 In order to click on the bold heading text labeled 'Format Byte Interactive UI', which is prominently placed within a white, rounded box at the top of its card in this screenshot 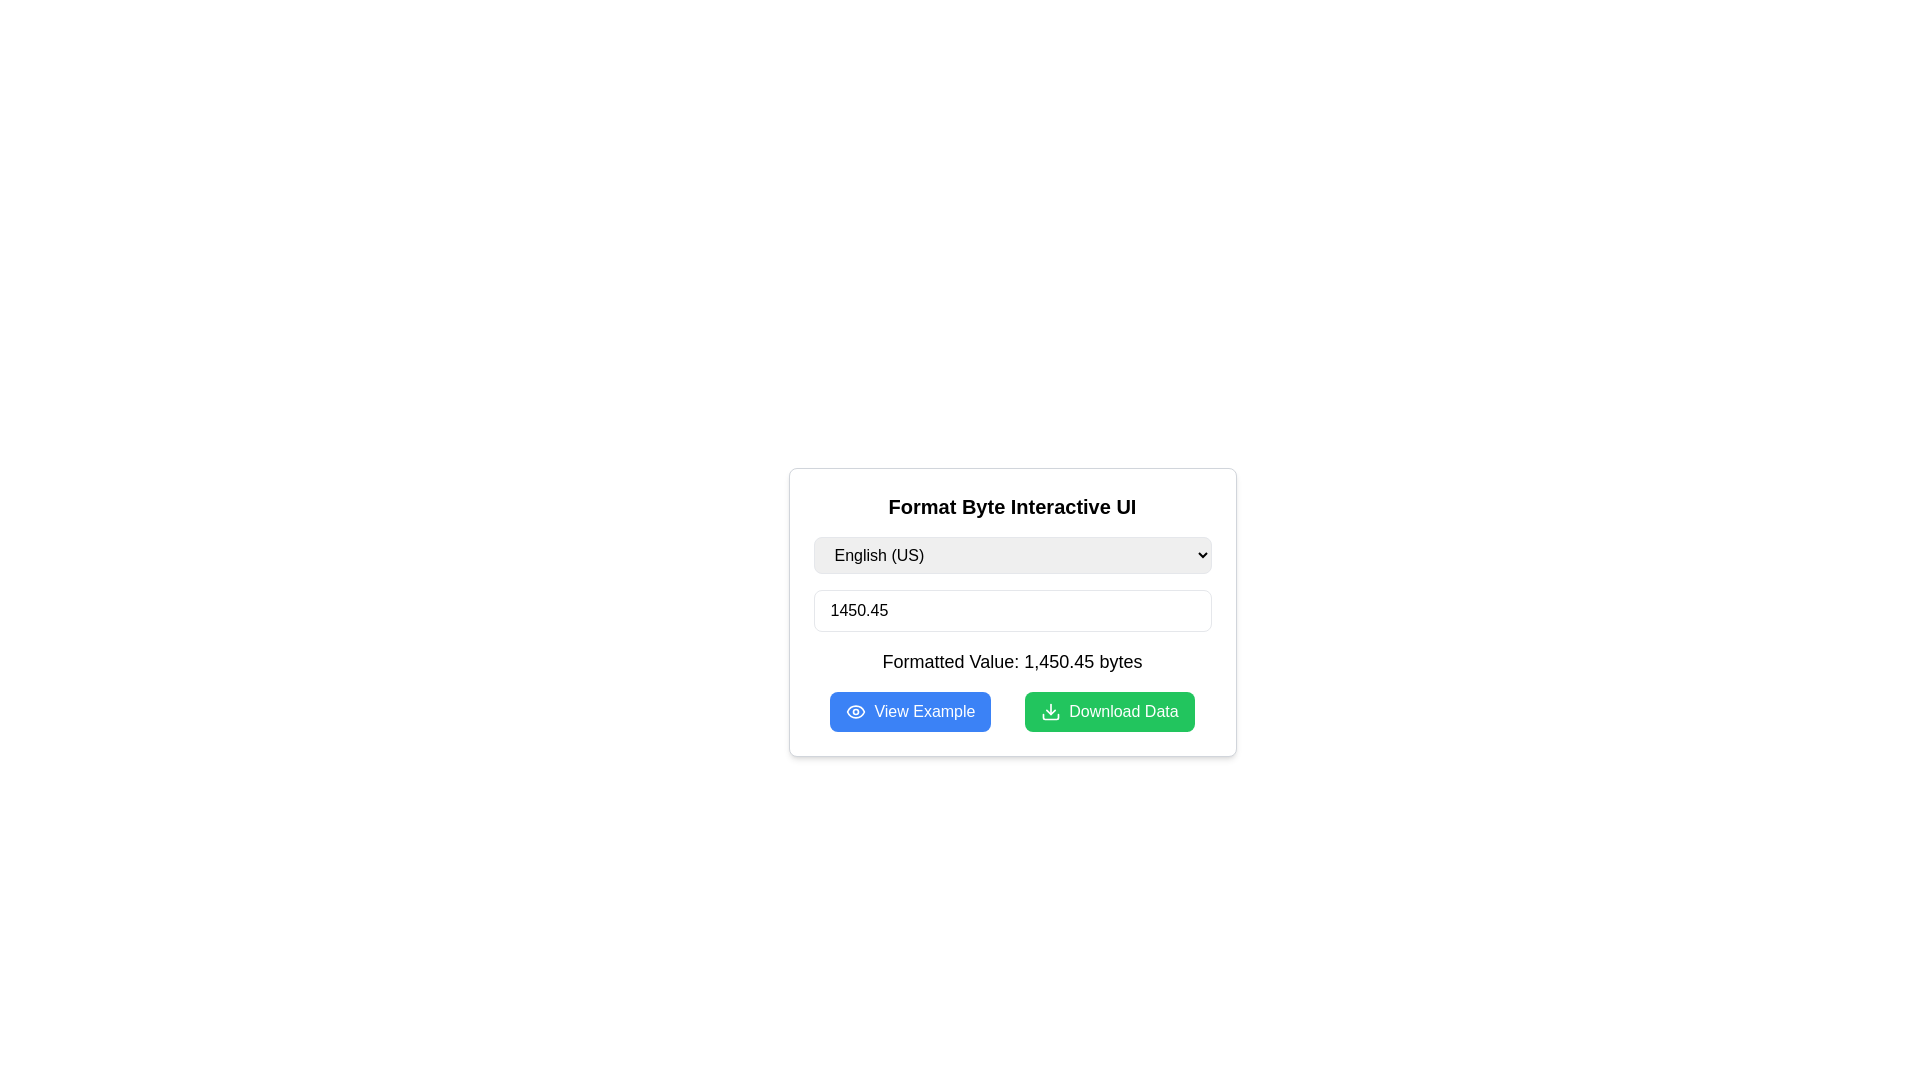, I will do `click(1012, 505)`.